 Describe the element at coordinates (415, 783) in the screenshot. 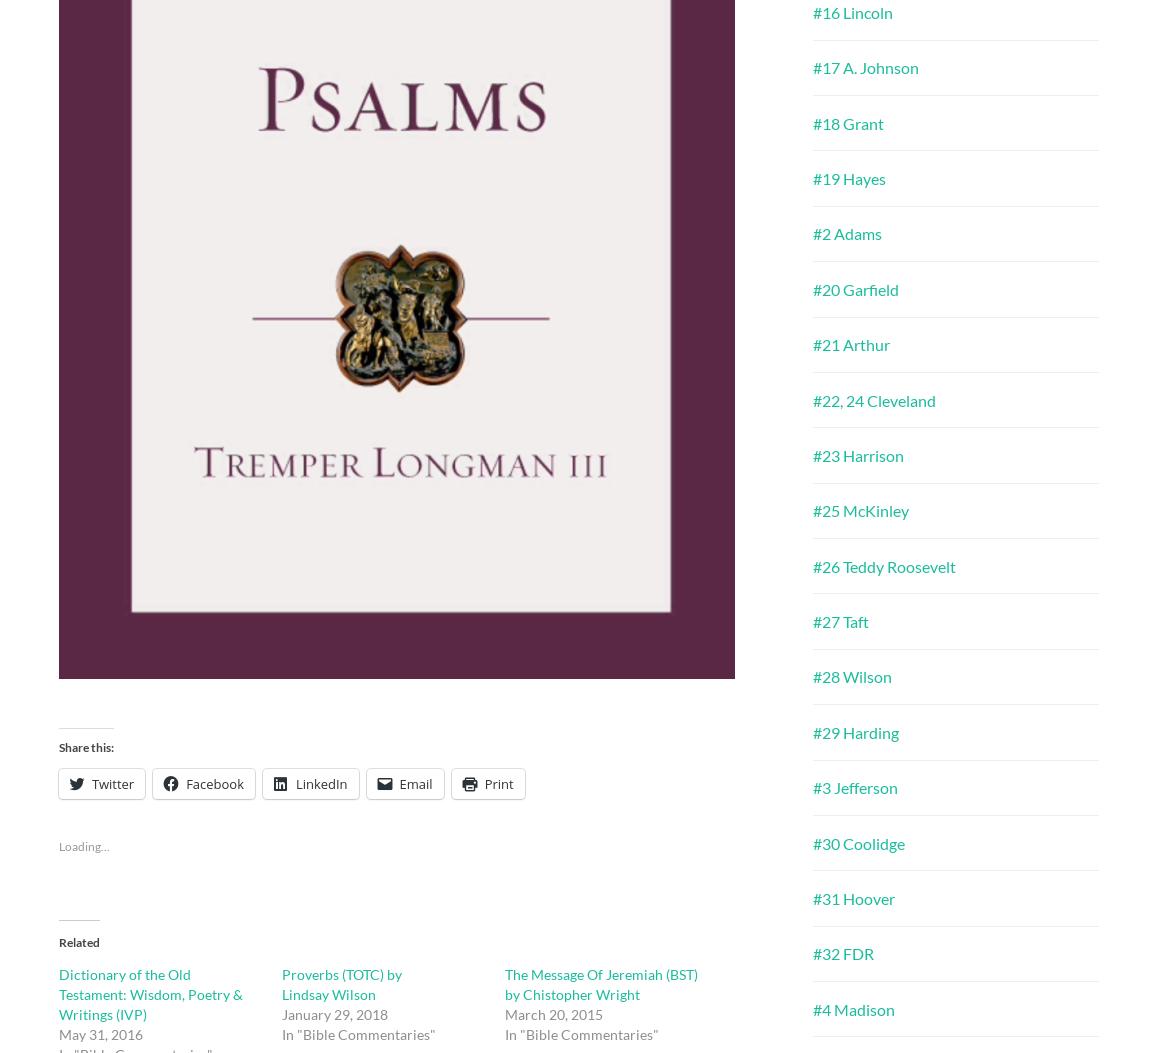

I see `'Email'` at that location.